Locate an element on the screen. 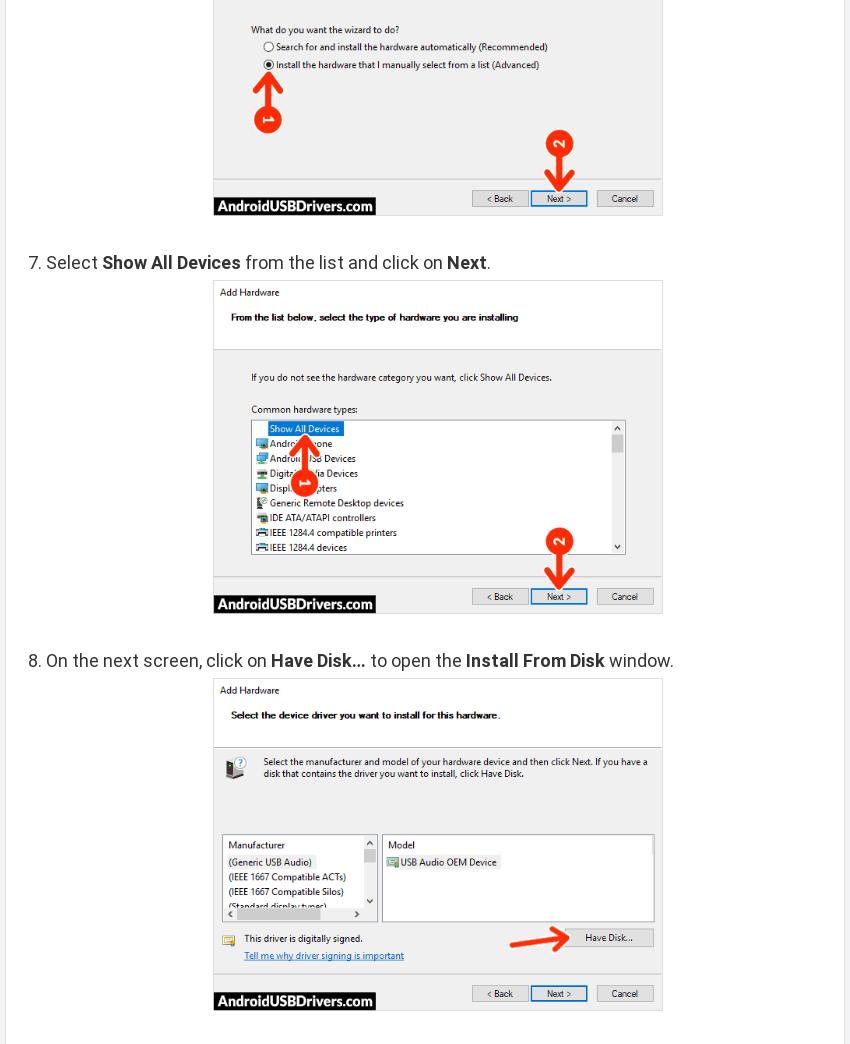 This screenshot has width=850, height=1044. 'Have Disk…' is located at coordinates (318, 658).